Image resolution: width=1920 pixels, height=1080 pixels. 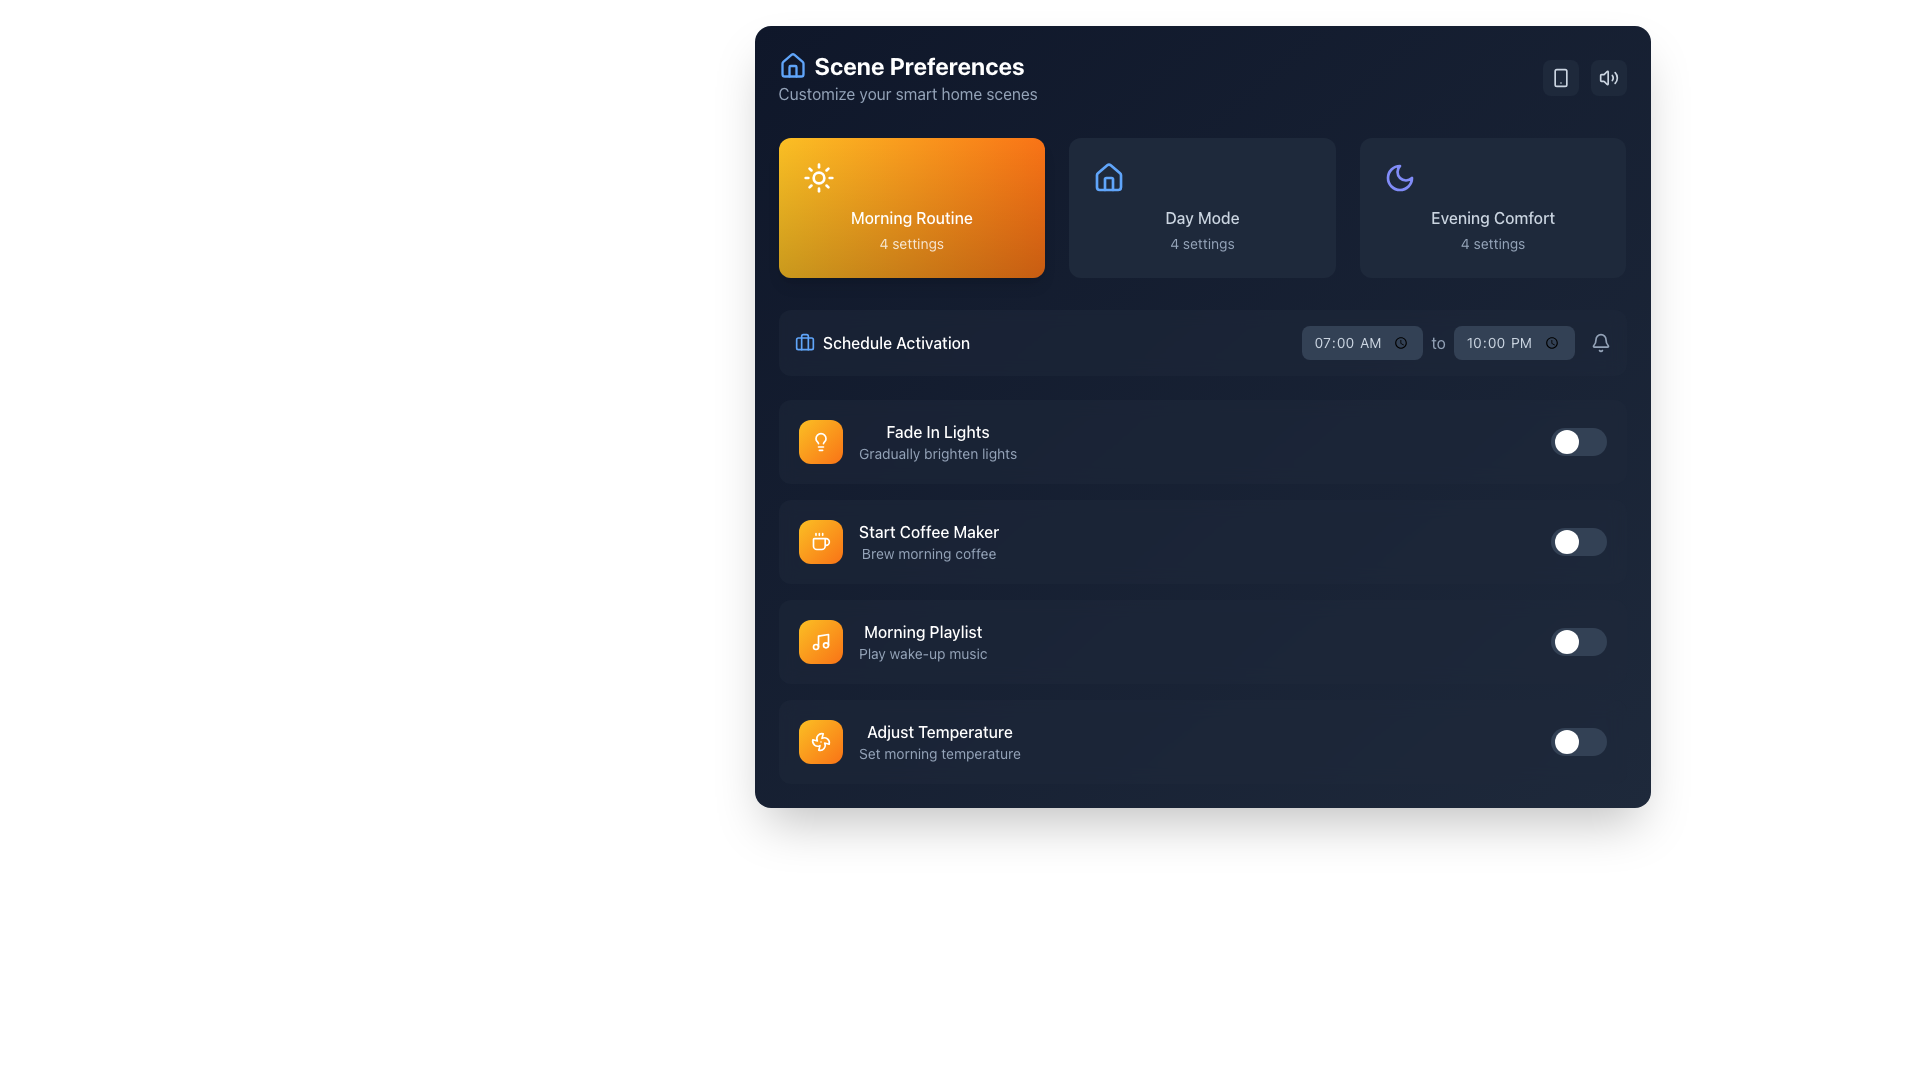 What do you see at coordinates (938, 741) in the screenshot?
I see `the temperature adjustment Text Label located under the 'Schedule Activation' heading` at bounding box center [938, 741].